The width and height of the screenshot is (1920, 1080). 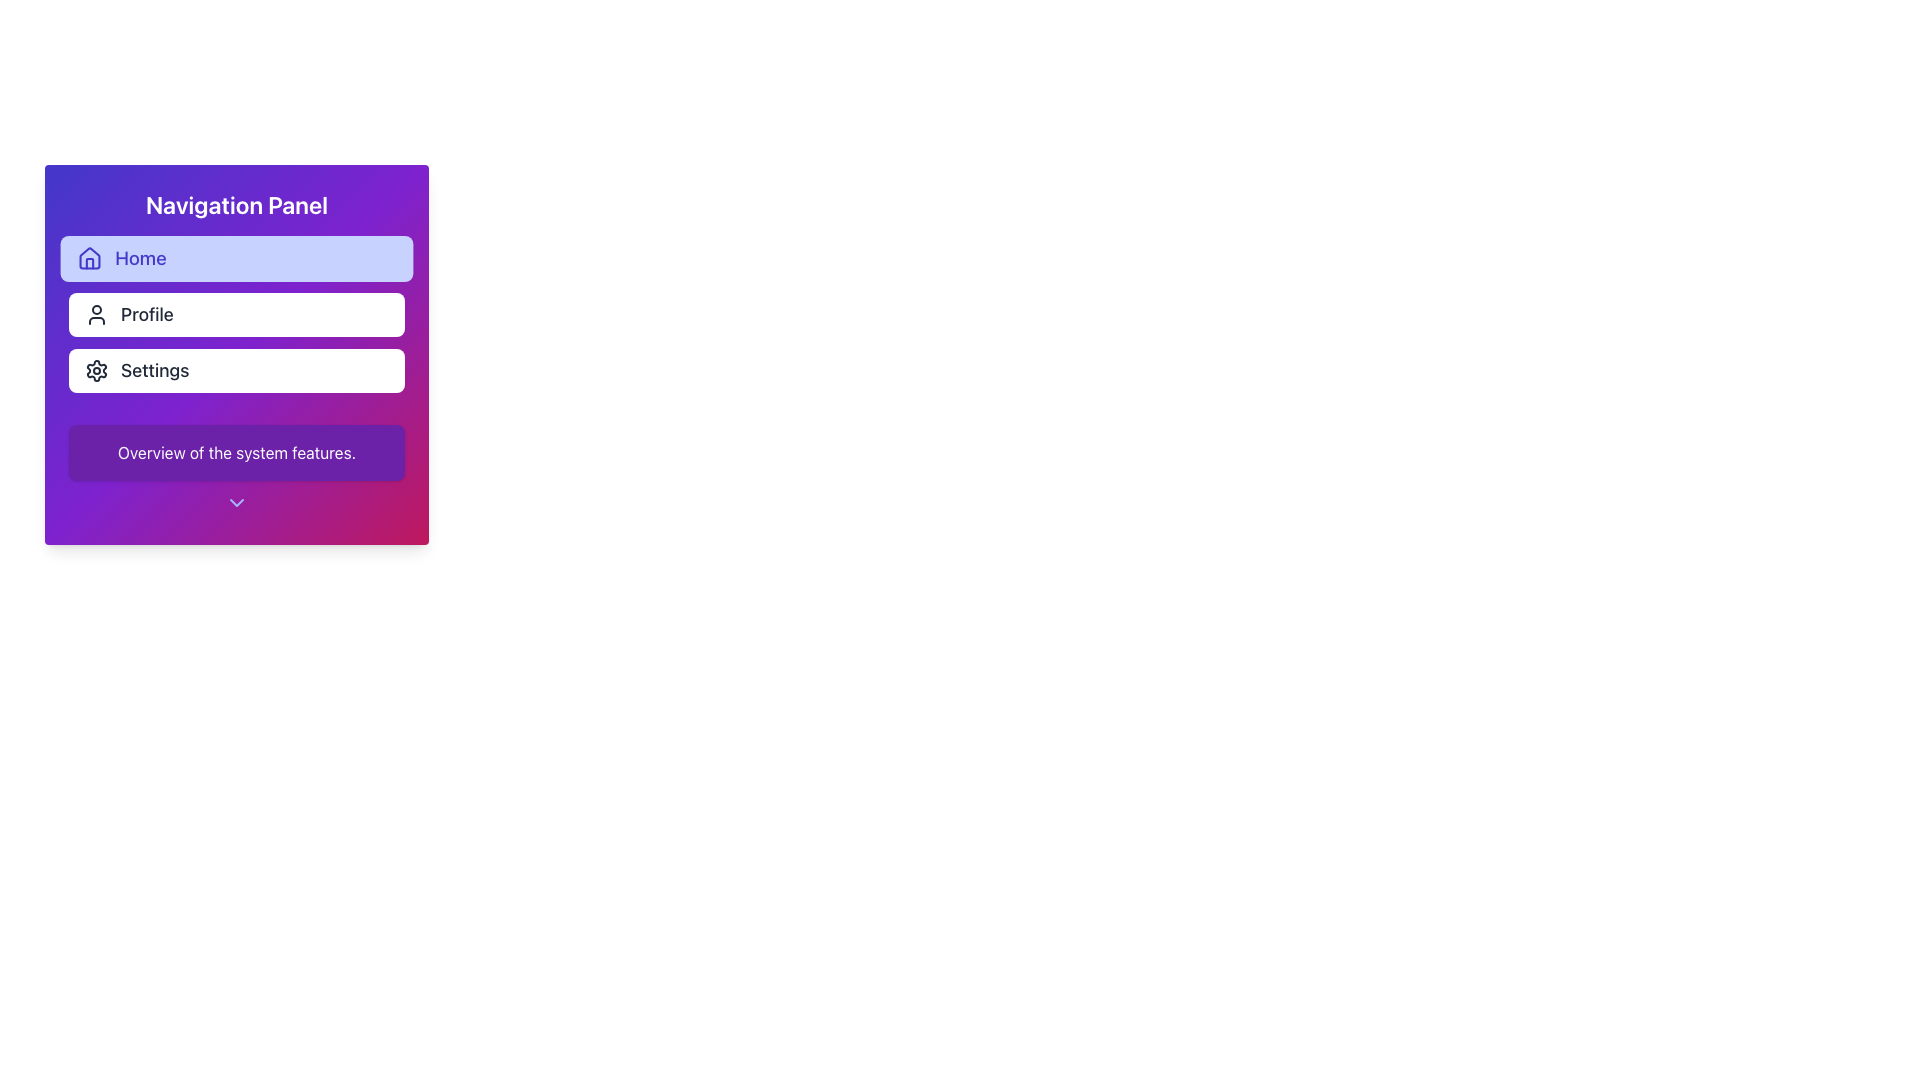 What do you see at coordinates (236, 315) in the screenshot?
I see `the 'Profile' button in the vertical navigation panel` at bounding box center [236, 315].